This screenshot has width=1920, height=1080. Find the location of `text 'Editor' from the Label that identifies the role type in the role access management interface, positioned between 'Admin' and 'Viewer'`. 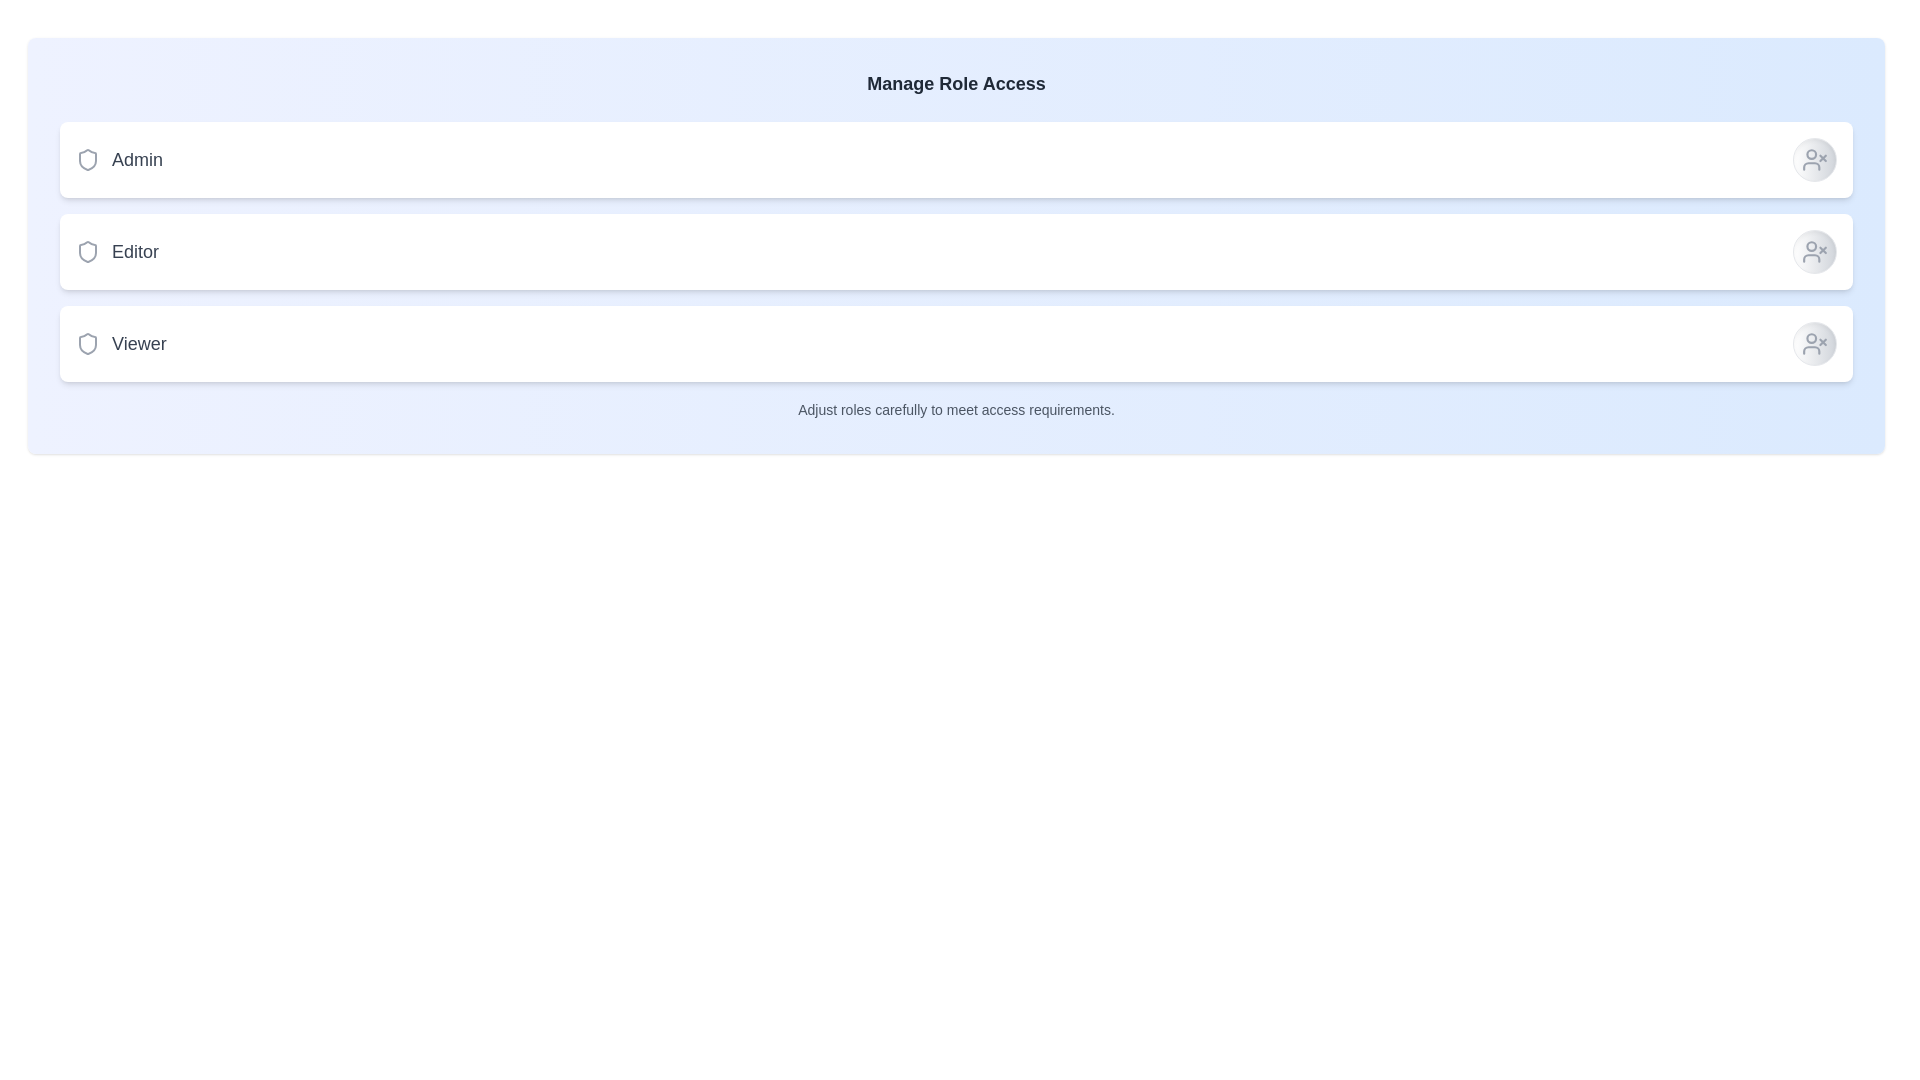

text 'Editor' from the Label that identifies the role type in the role access management interface, positioned between 'Admin' and 'Viewer' is located at coordinates (134, 250).